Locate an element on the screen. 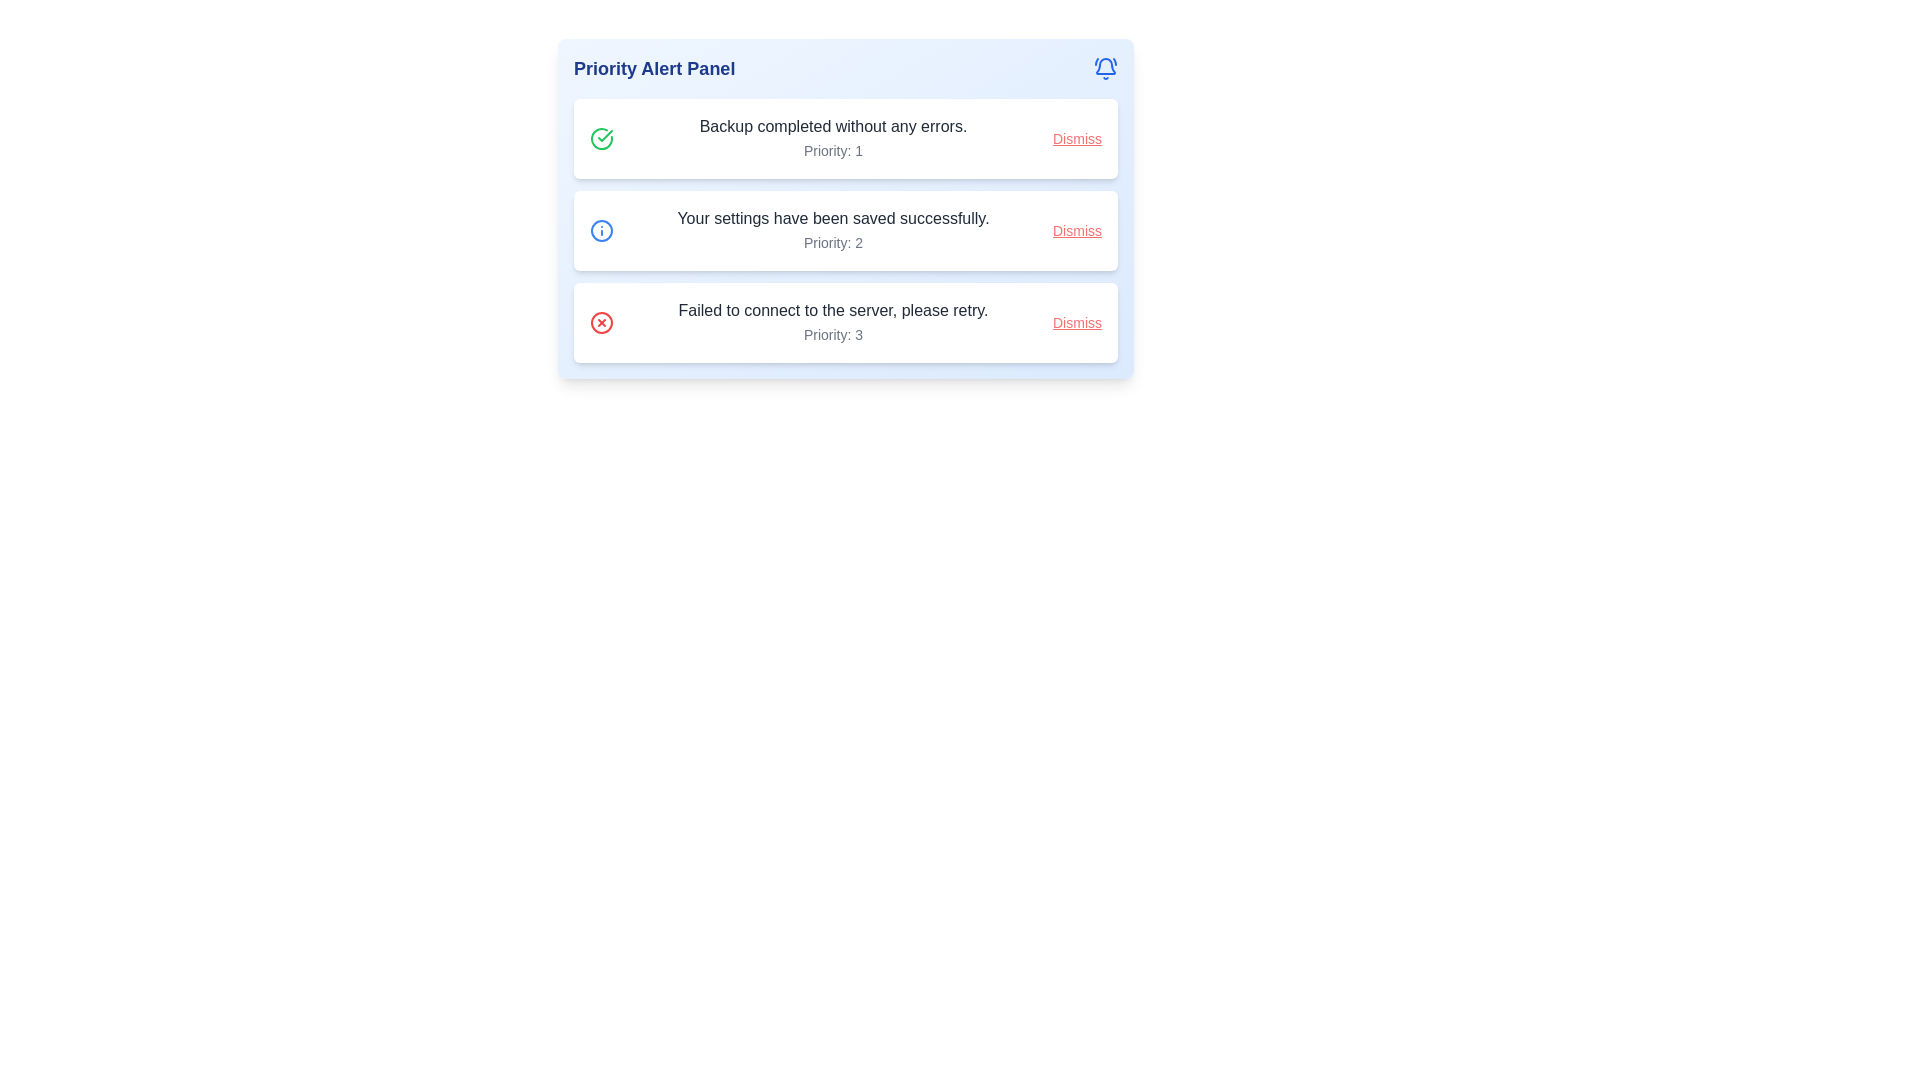 Image resolution: width=1920 pixels, height=1080 pixels. notification message displayed in bold font stating 'Failed to connect to the server, please retry.' located in the third row of the notification panel is located at coordinates (833, 322).